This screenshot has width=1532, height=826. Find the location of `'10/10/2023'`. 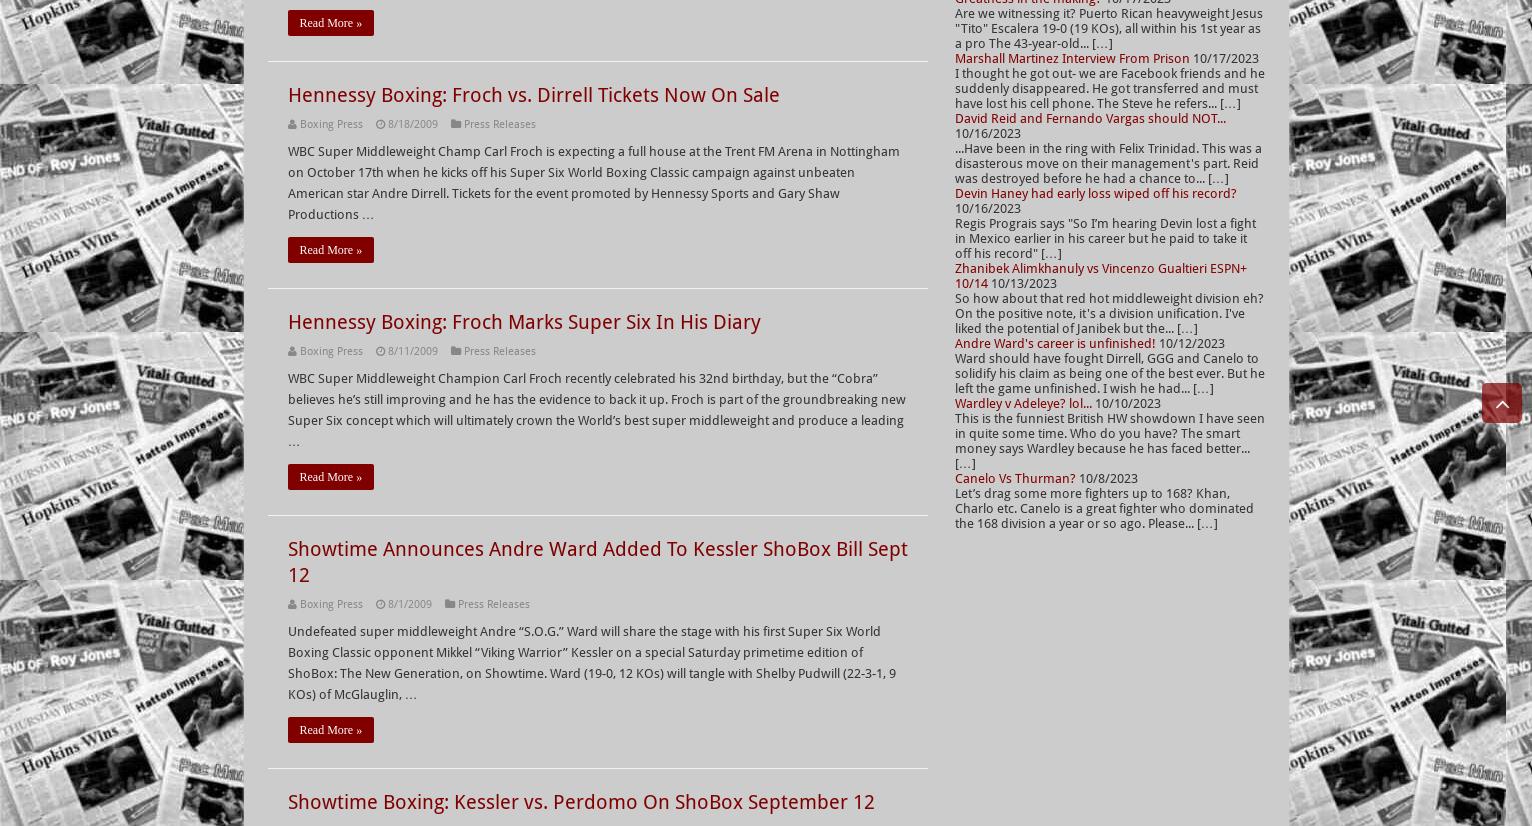

'10/10/2023' is located at coordinates (1125, 402).